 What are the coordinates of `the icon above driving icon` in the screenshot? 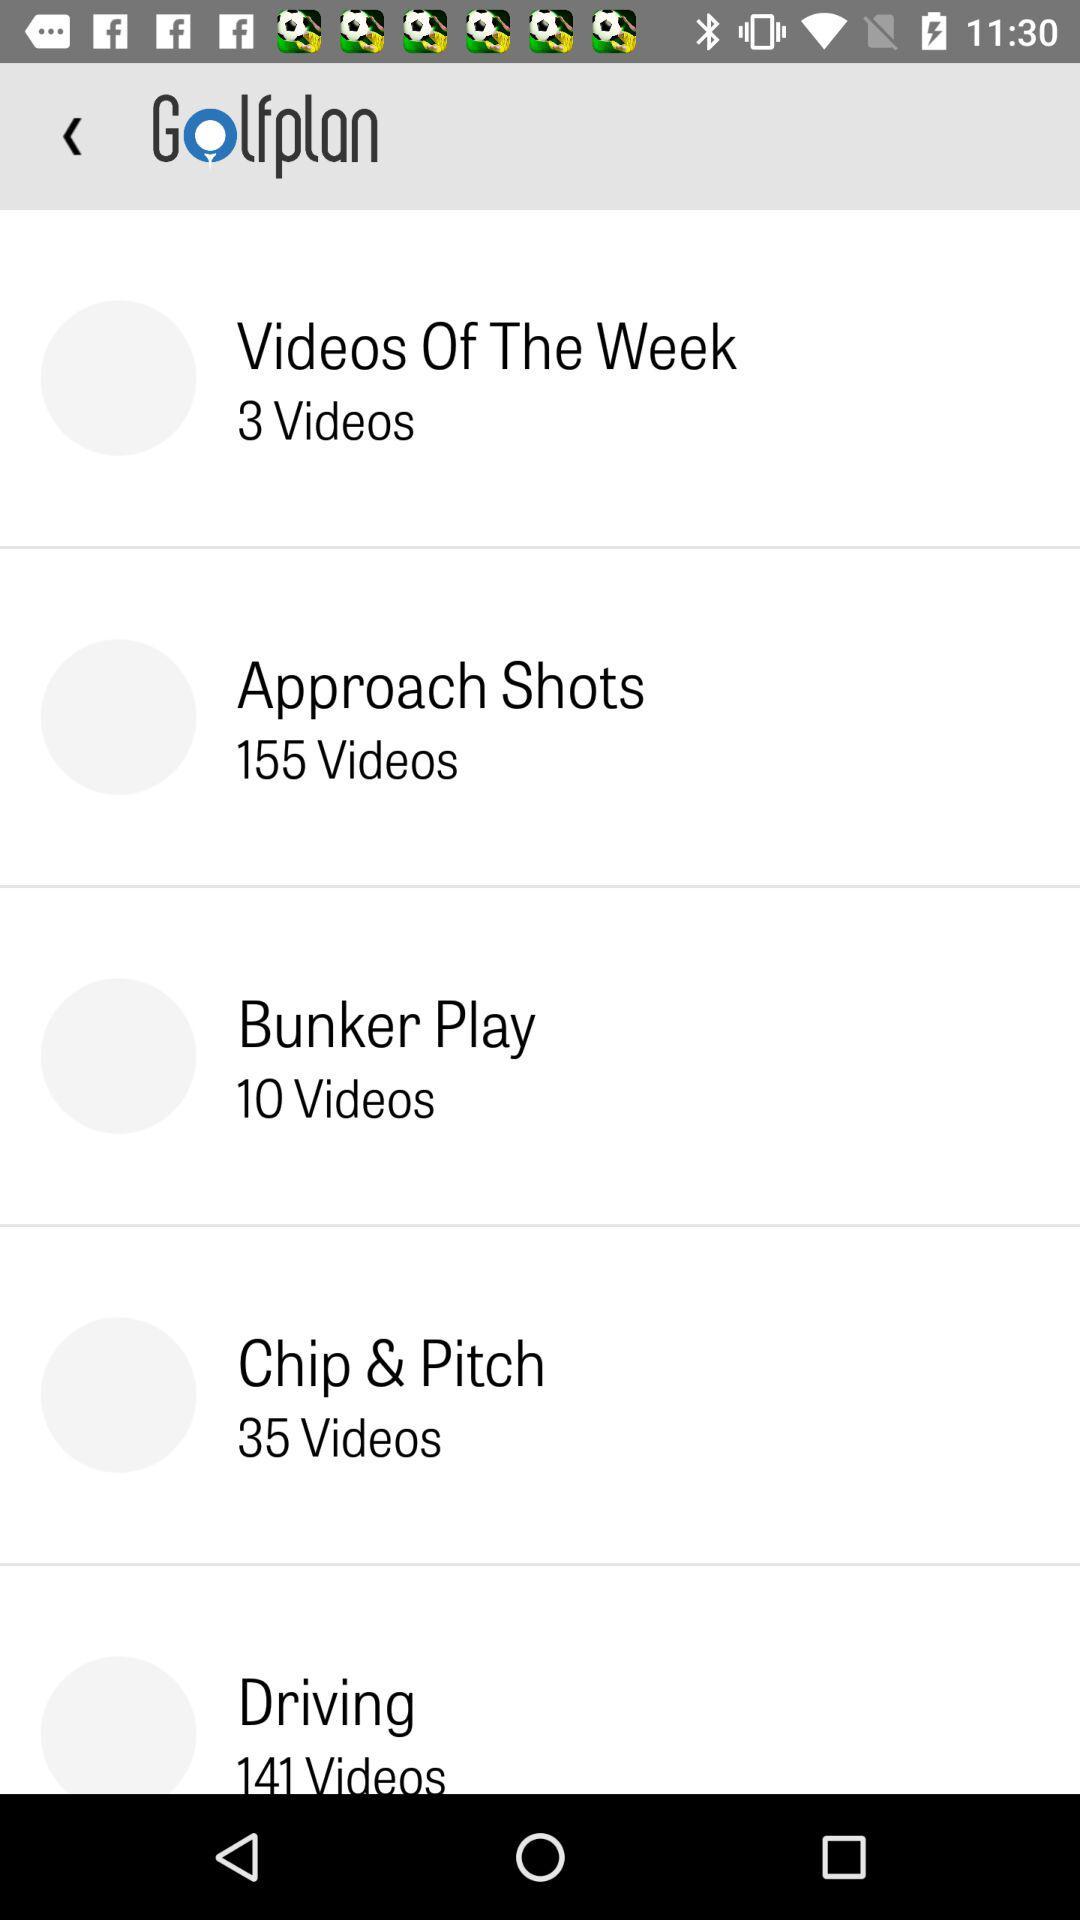 It's located at (338, 1434).